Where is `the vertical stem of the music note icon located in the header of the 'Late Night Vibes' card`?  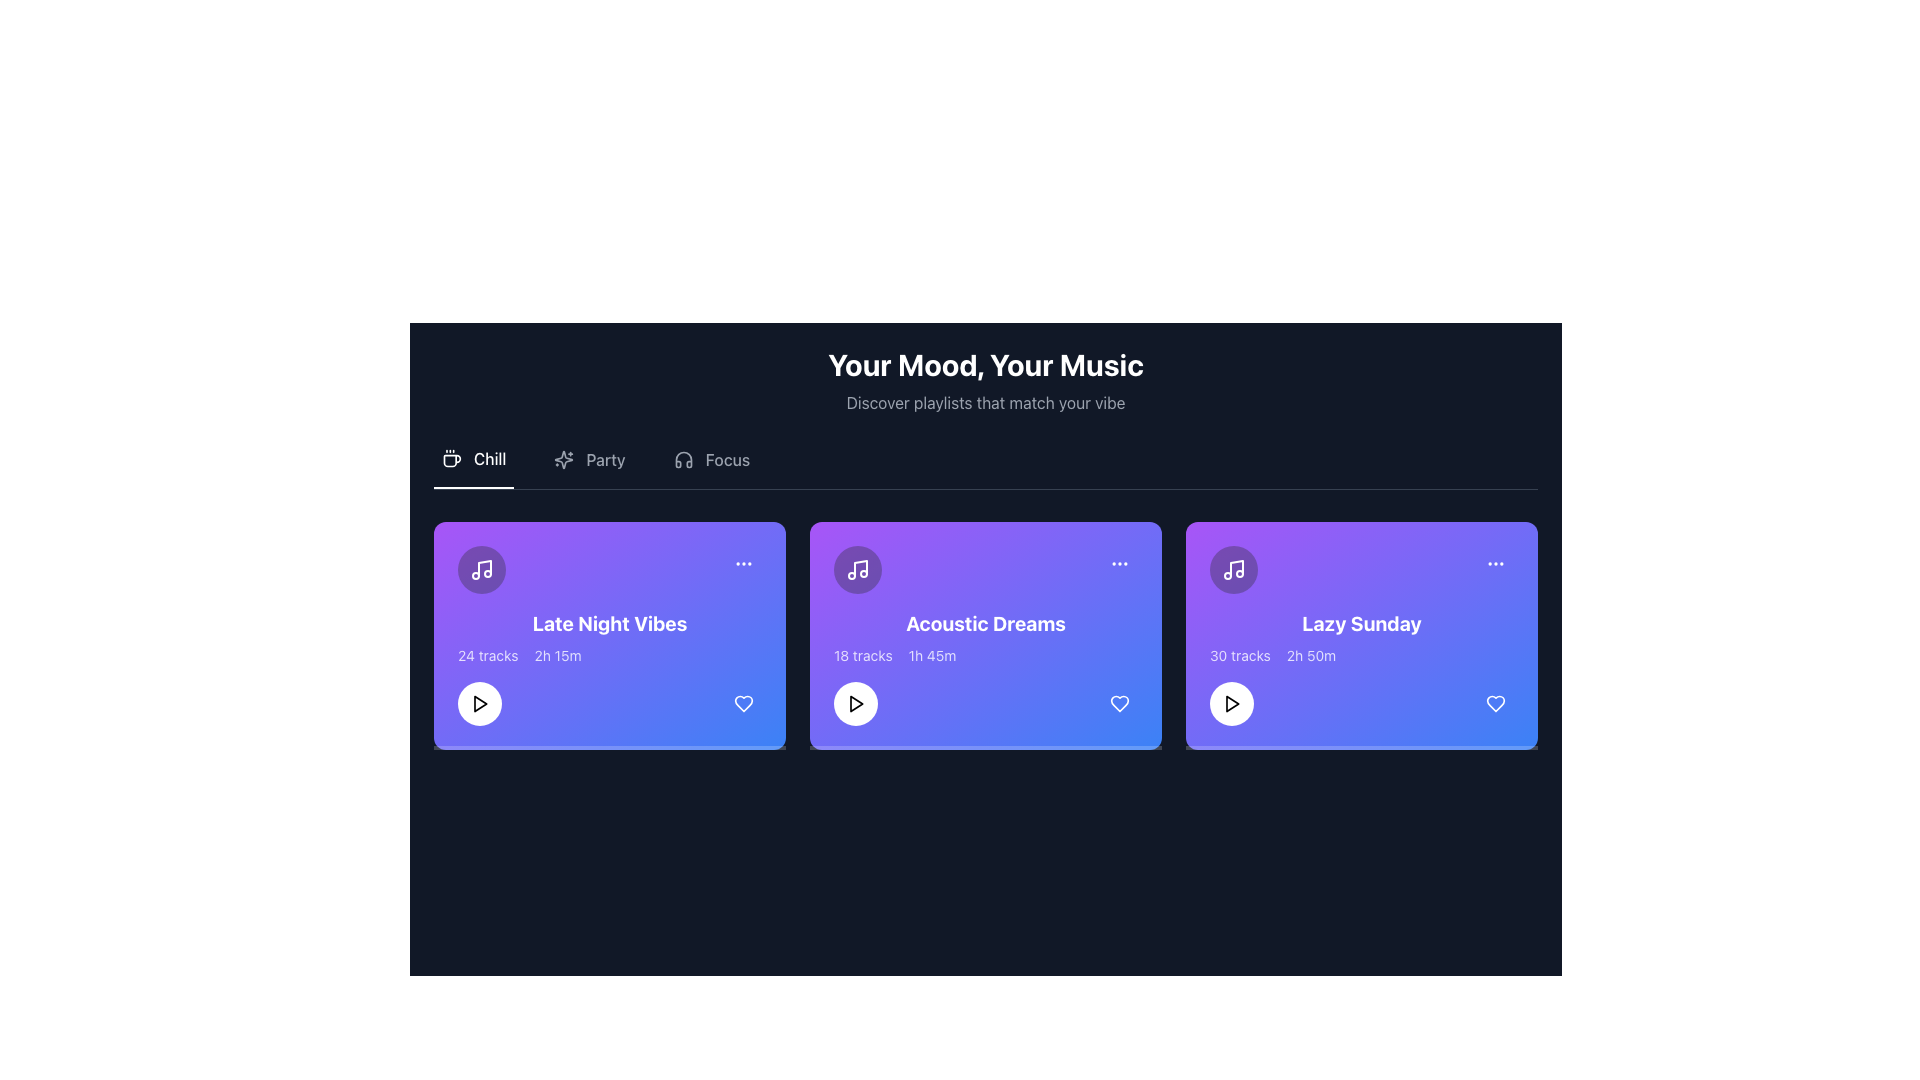 the vertical stem of the music note icon located in the header of the 'Late Night Vibes' card is located at coordinates (484, 568).